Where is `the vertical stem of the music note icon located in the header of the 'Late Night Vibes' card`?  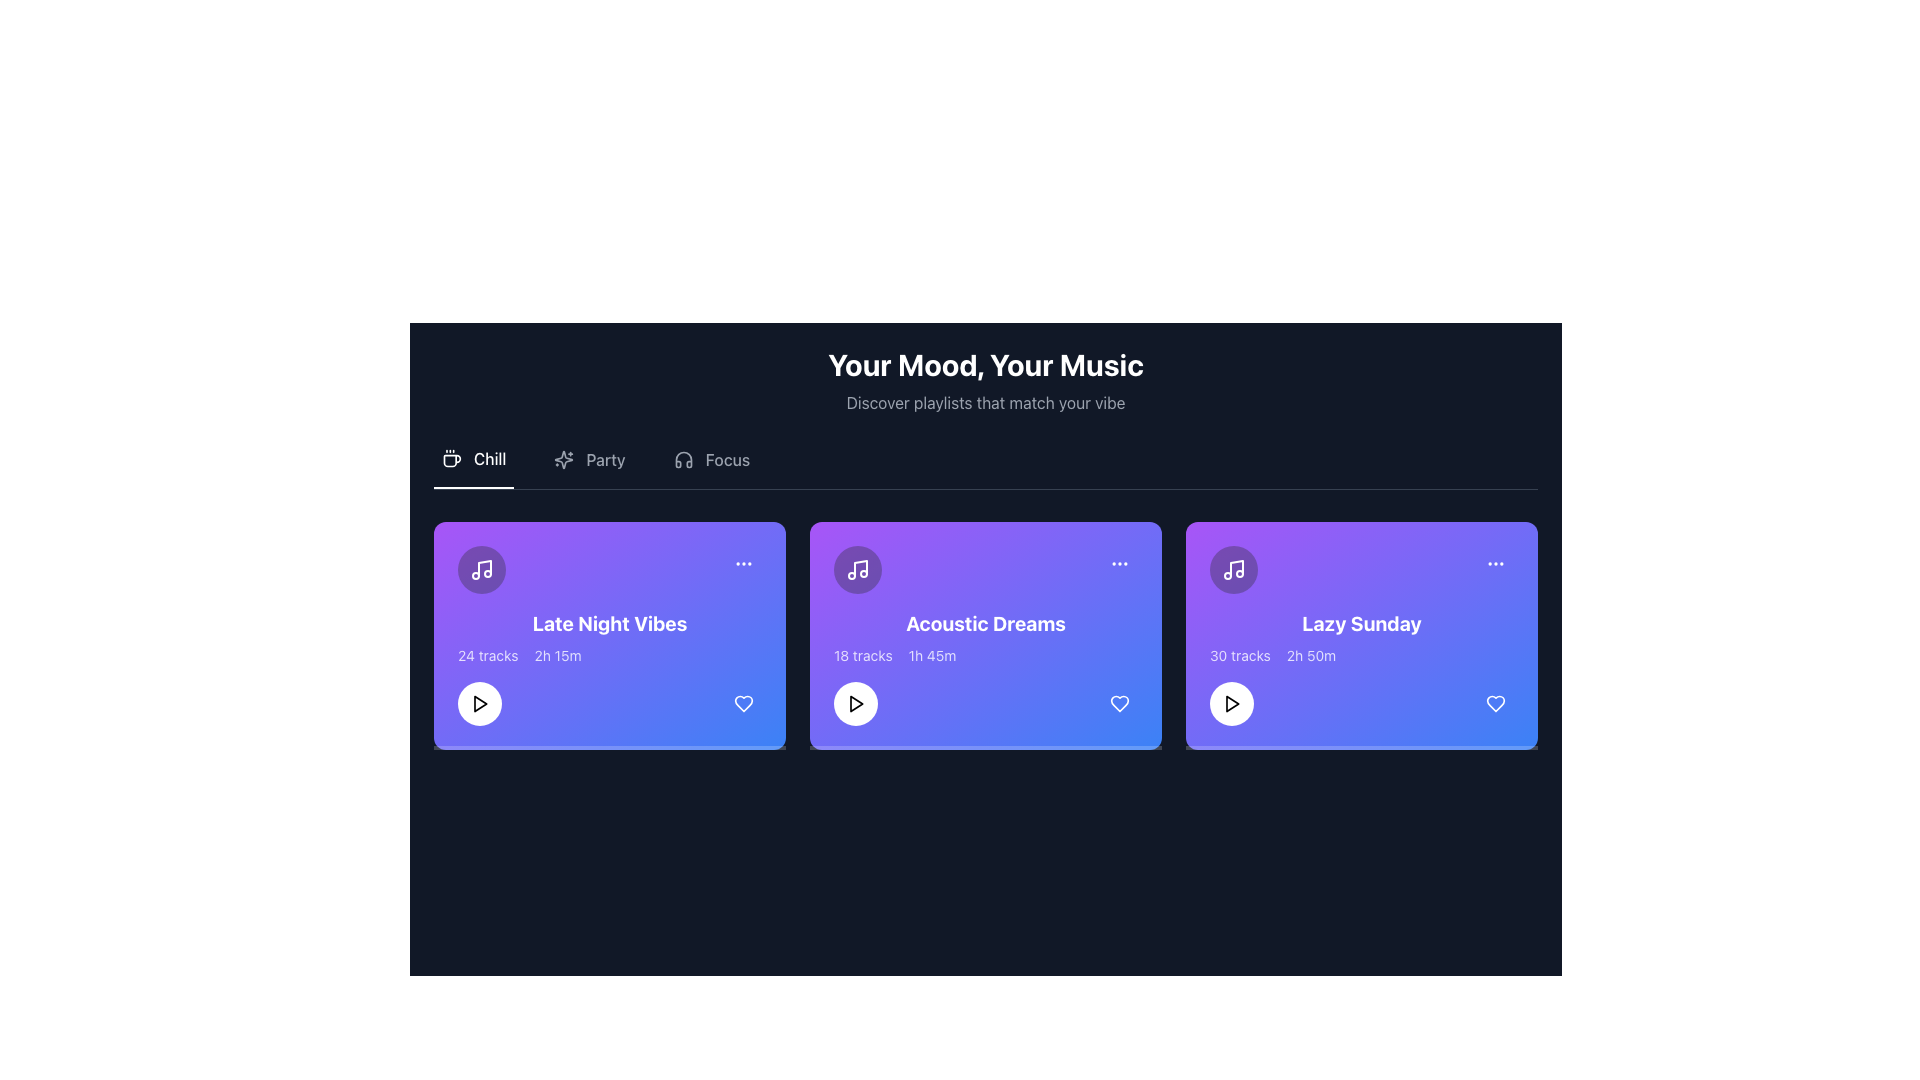 the vertical stem of the music note icon located in the header of the 'Late Night Vibes' card is located at coordinates (484, 568).